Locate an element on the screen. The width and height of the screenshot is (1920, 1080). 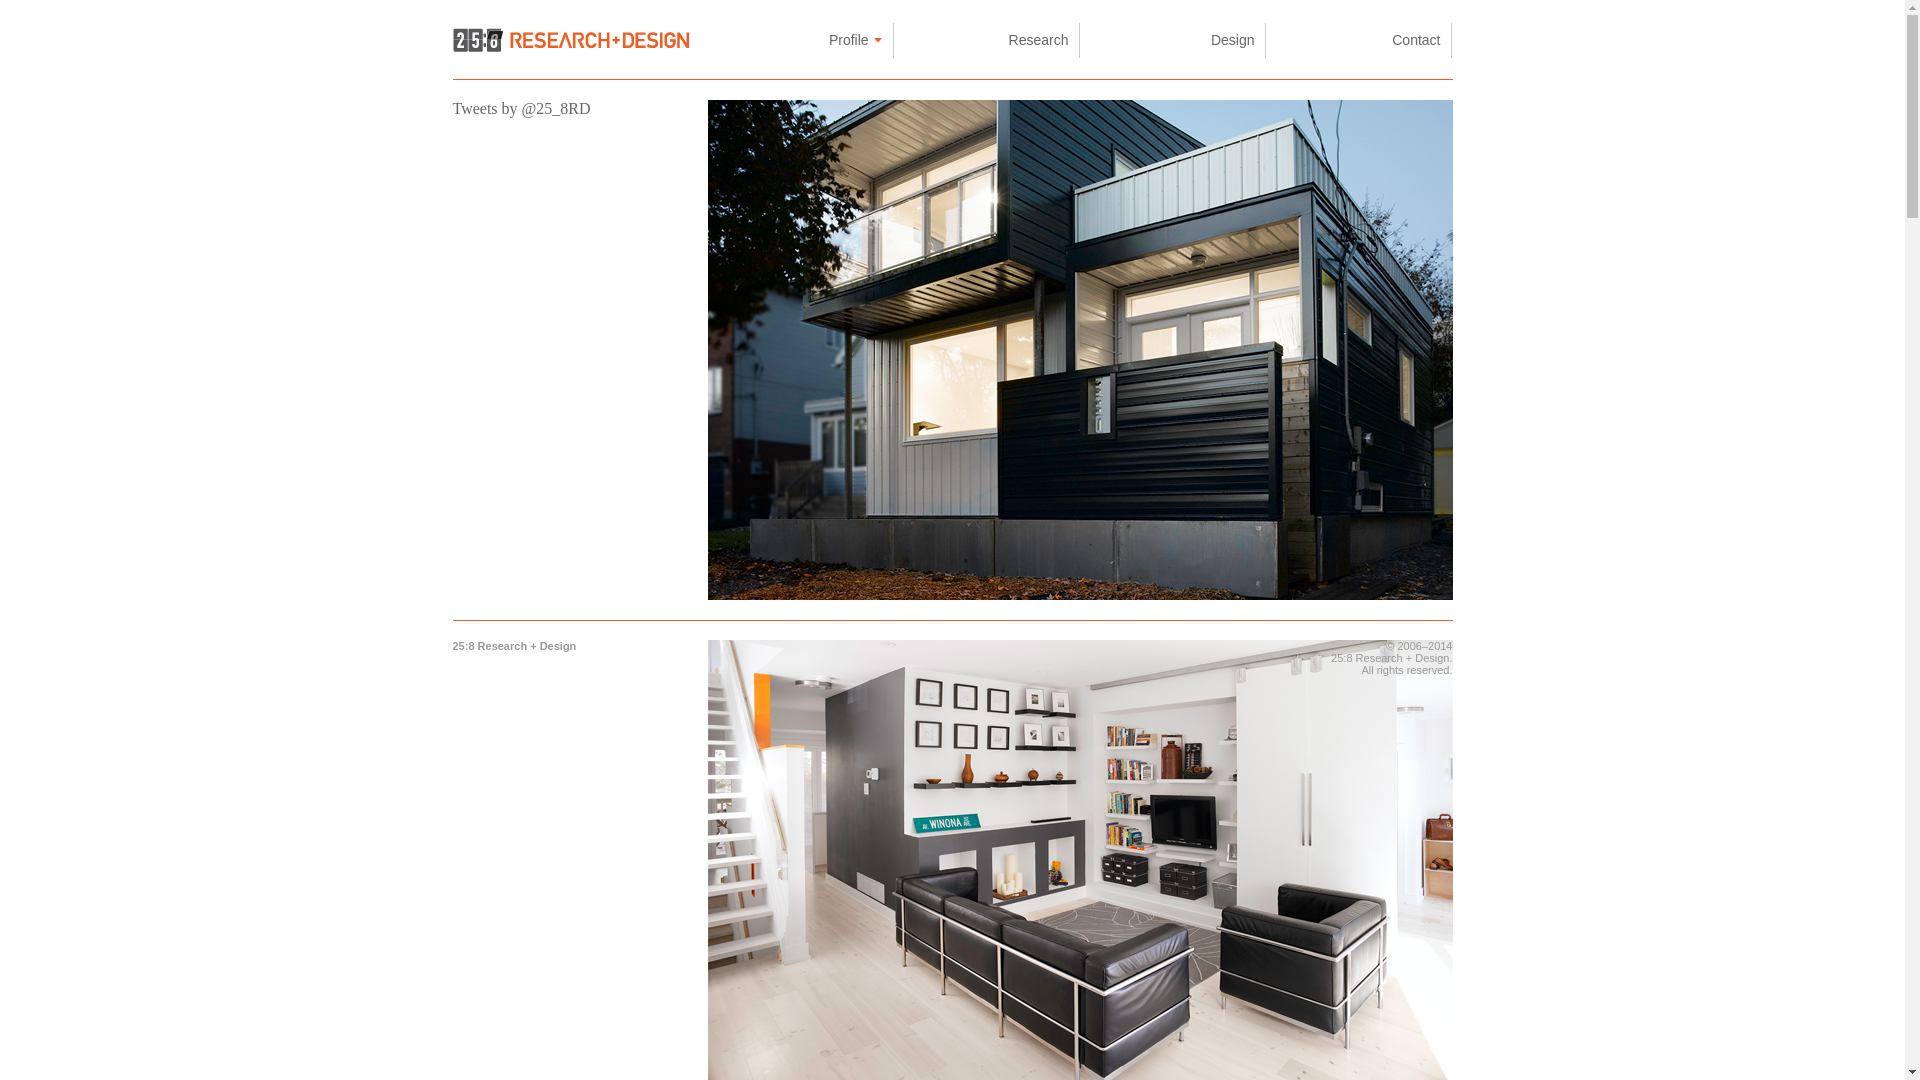
'Profile' is located at coordinates (801, 40).